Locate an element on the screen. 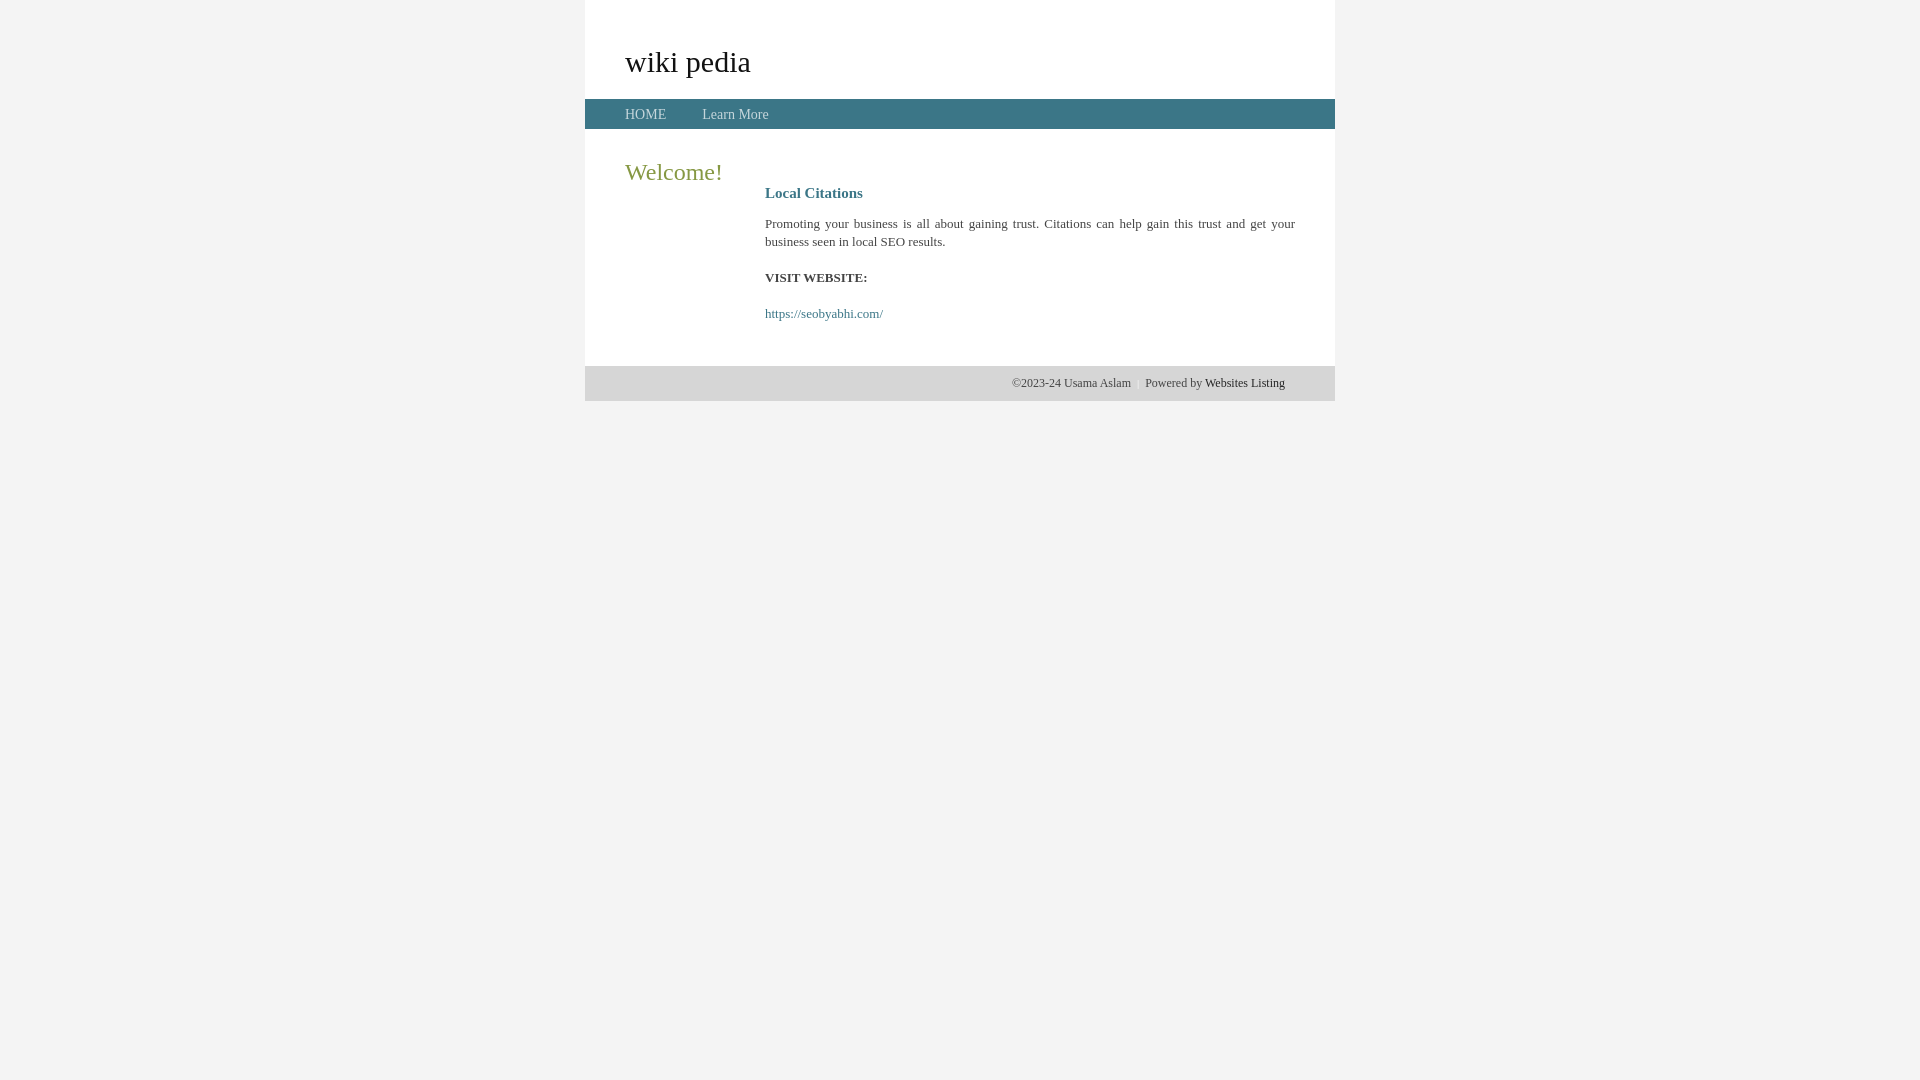  'https://seobyabhi.com/' is located at coordinates (824, 313).